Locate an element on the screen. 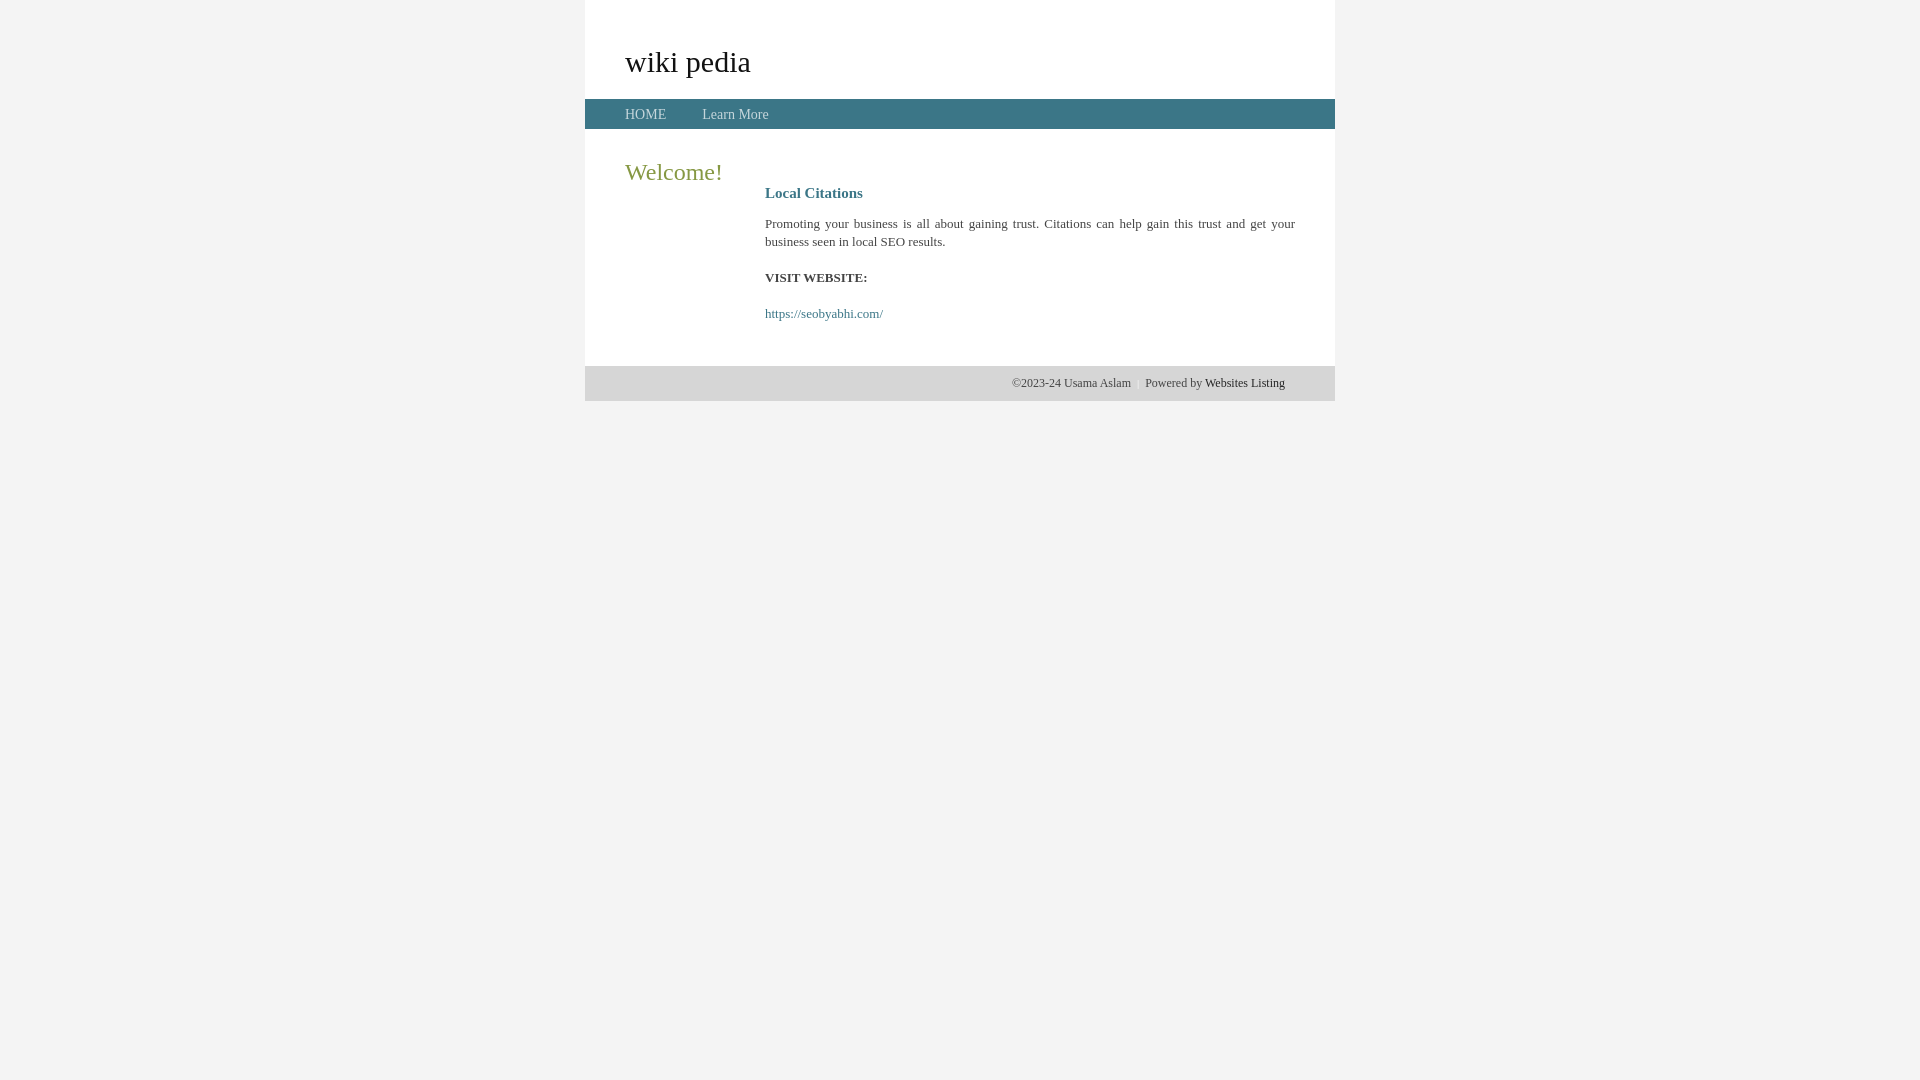  'https://seobyabhi.com/' is located at coordinates (824, 313).